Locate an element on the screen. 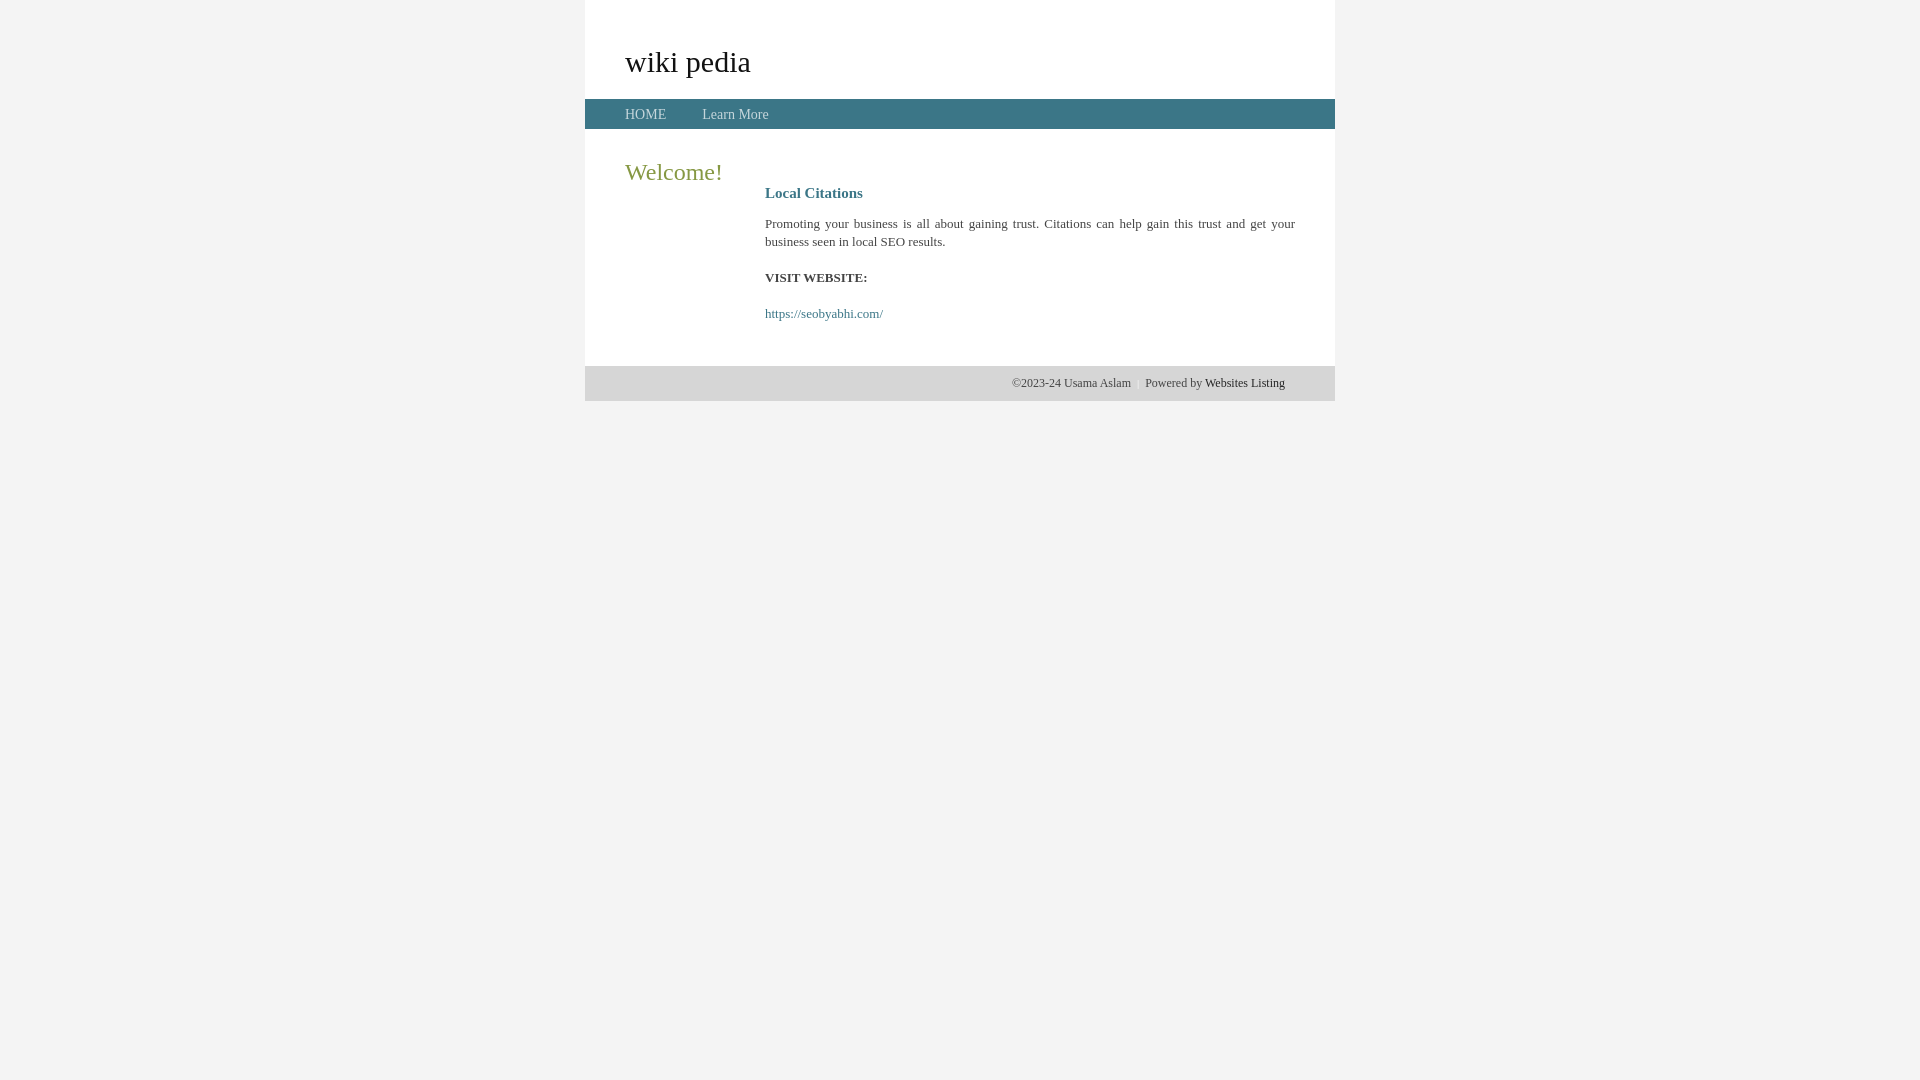  'https://seobyabhi.com/' is located at coordinates (824, 313).